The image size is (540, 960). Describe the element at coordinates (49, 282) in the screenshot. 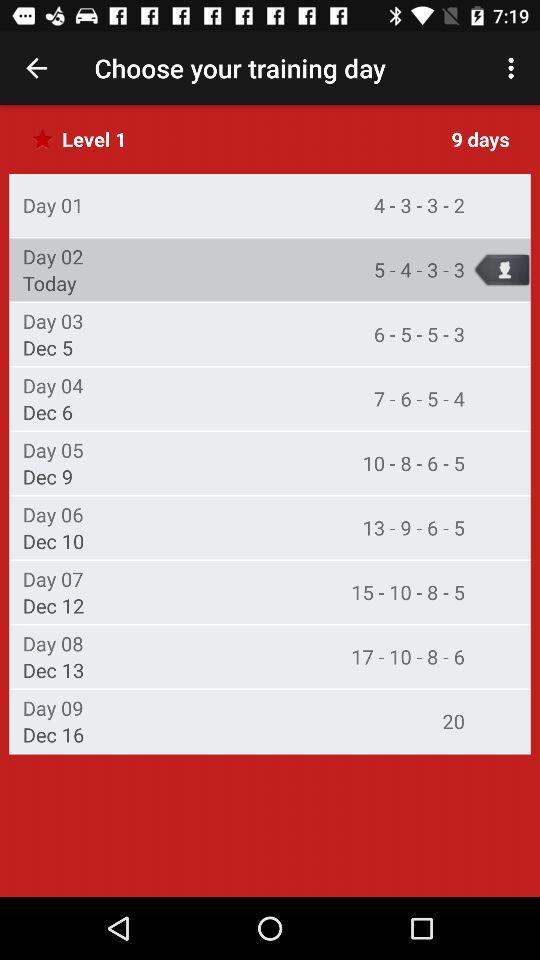

I see `icon to the left of the 5 4 3 icon` at that location.